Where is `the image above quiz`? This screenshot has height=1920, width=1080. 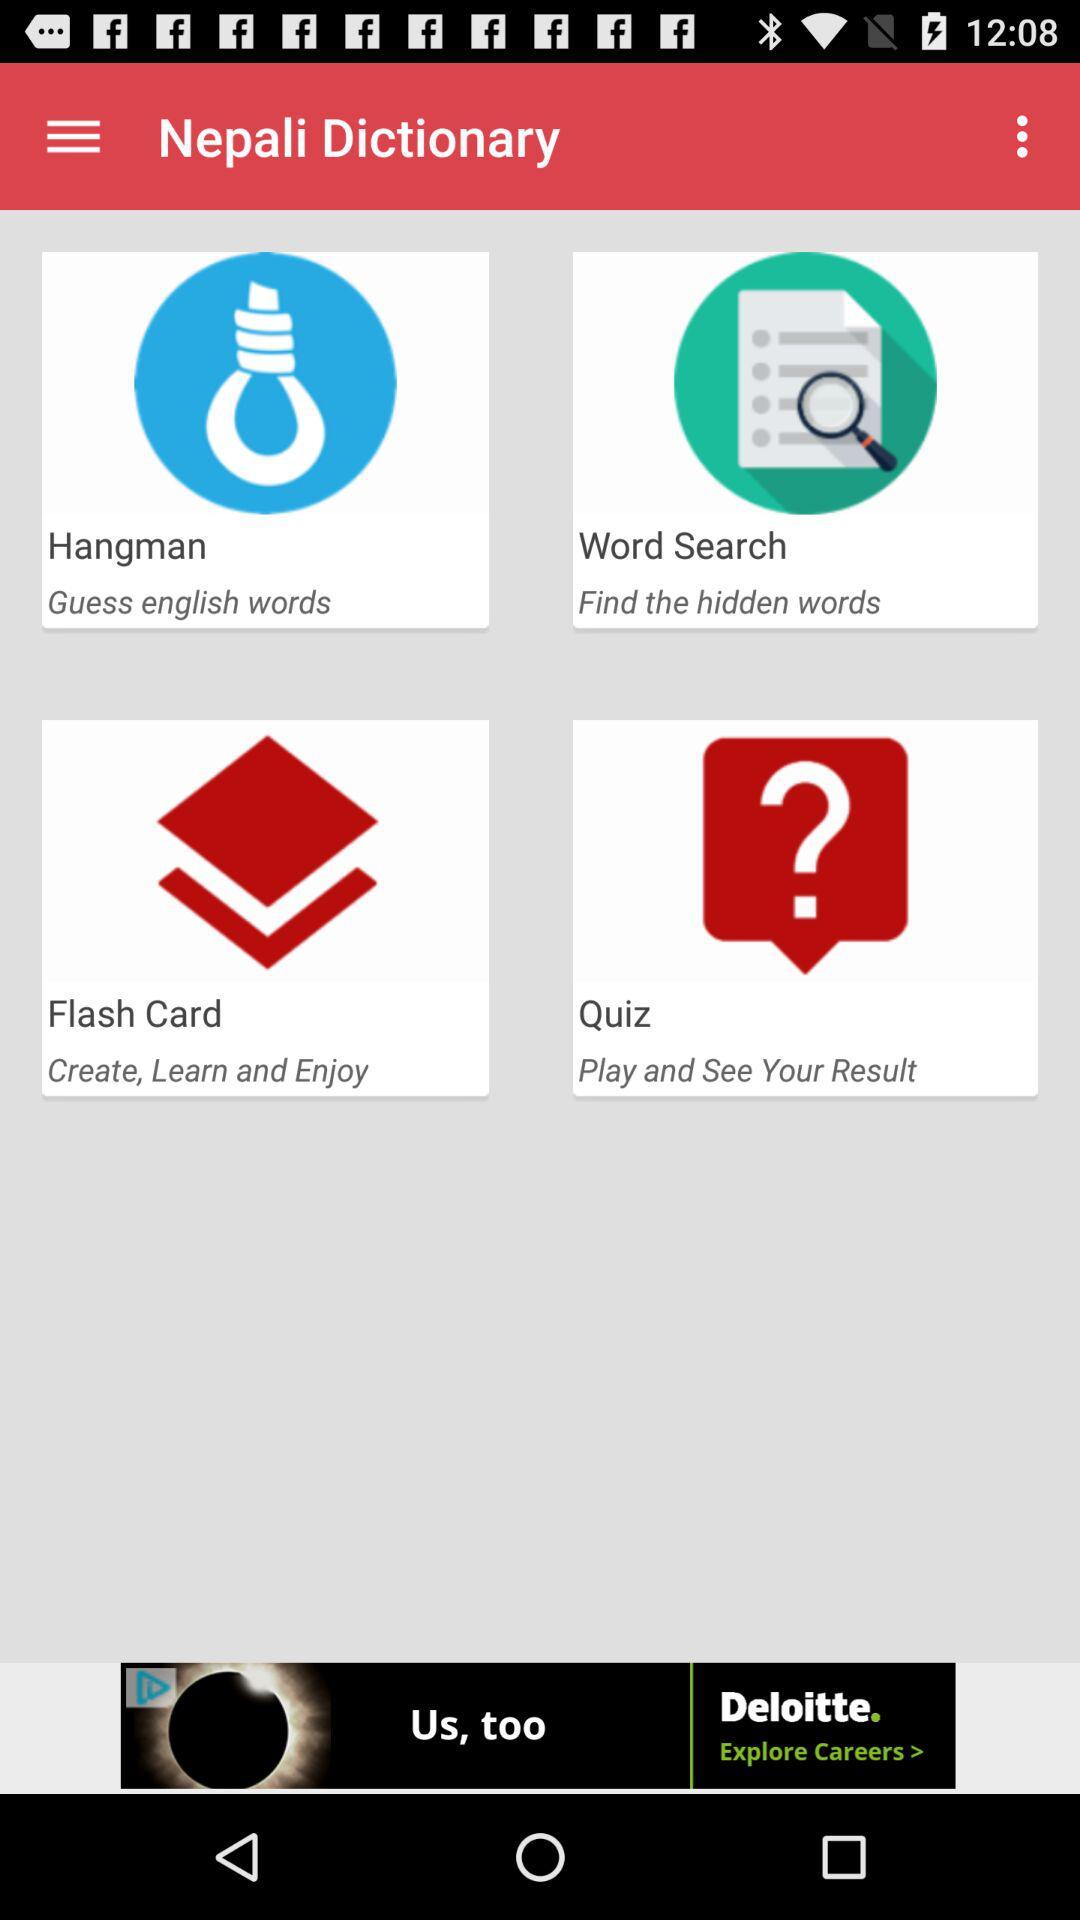
the image above quiz is located at coordinates (804, 851).